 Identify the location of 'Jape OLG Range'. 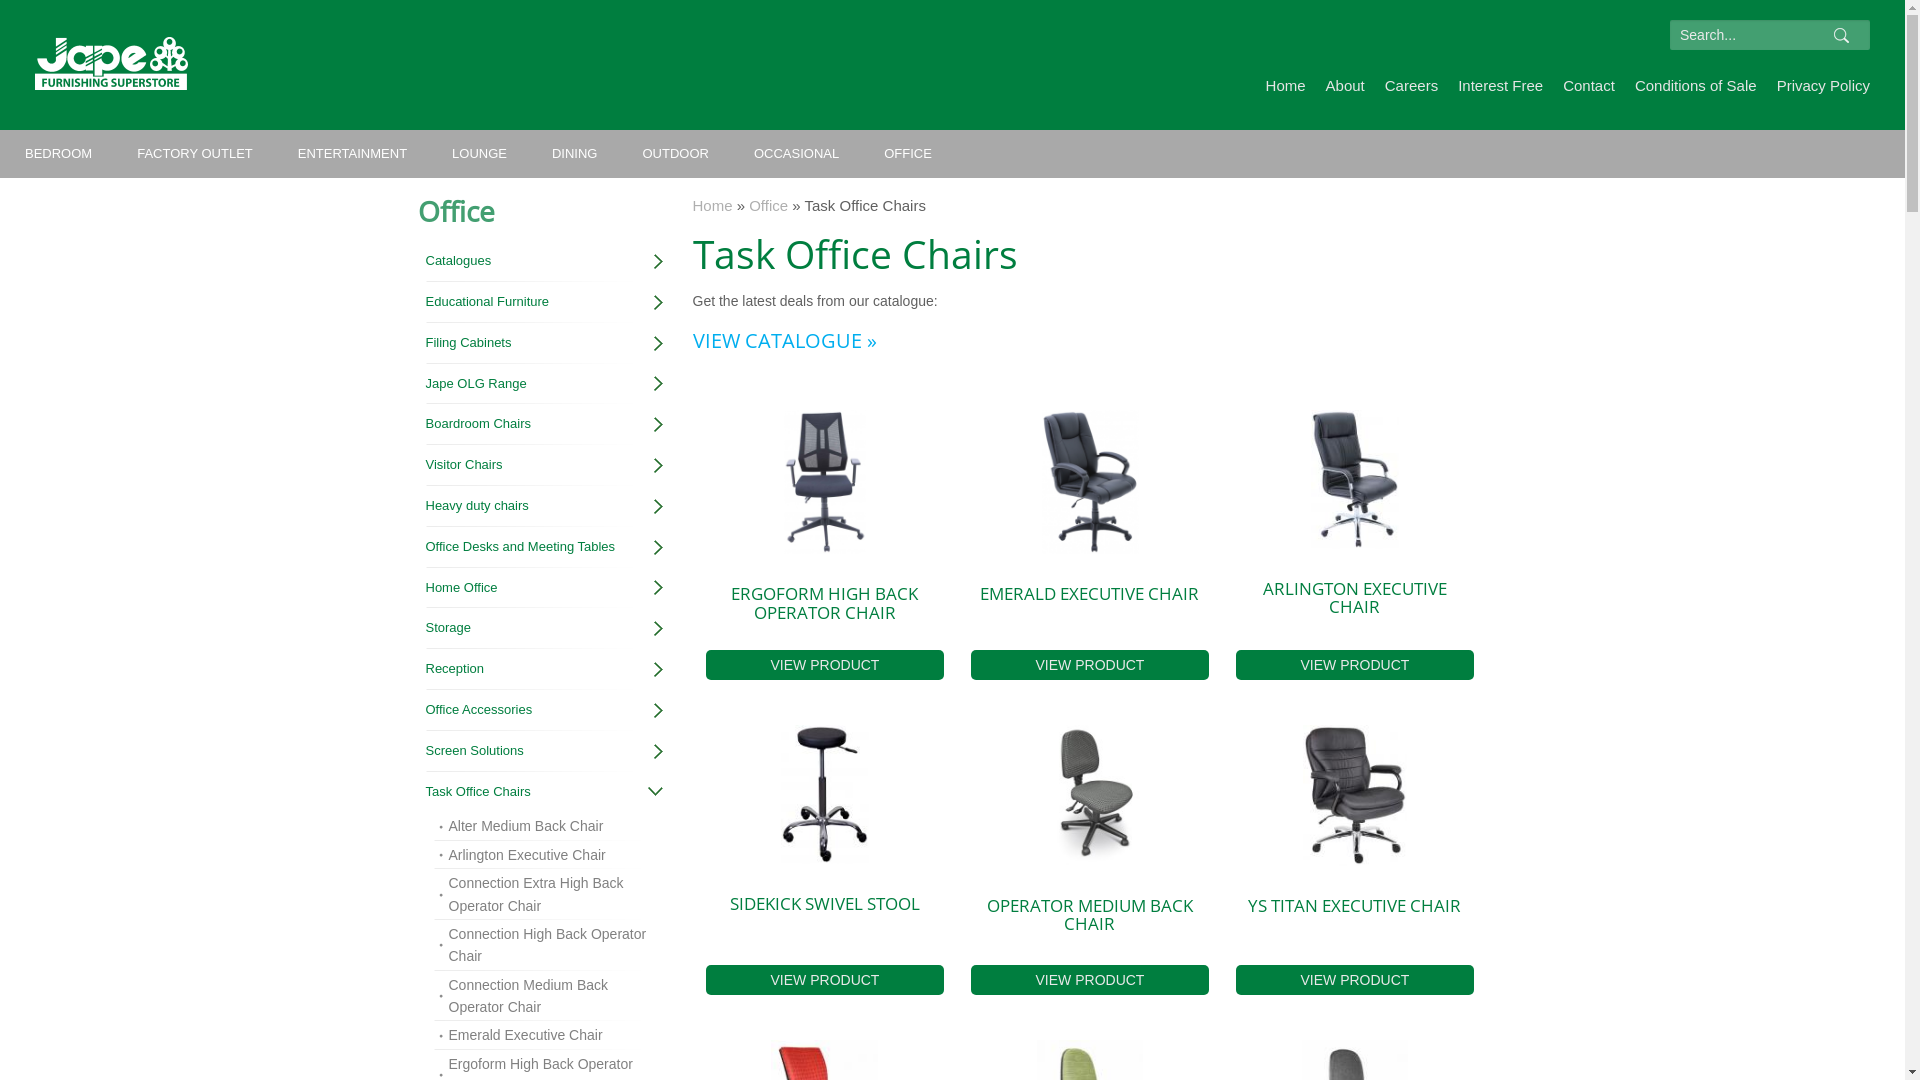
(544, 384).